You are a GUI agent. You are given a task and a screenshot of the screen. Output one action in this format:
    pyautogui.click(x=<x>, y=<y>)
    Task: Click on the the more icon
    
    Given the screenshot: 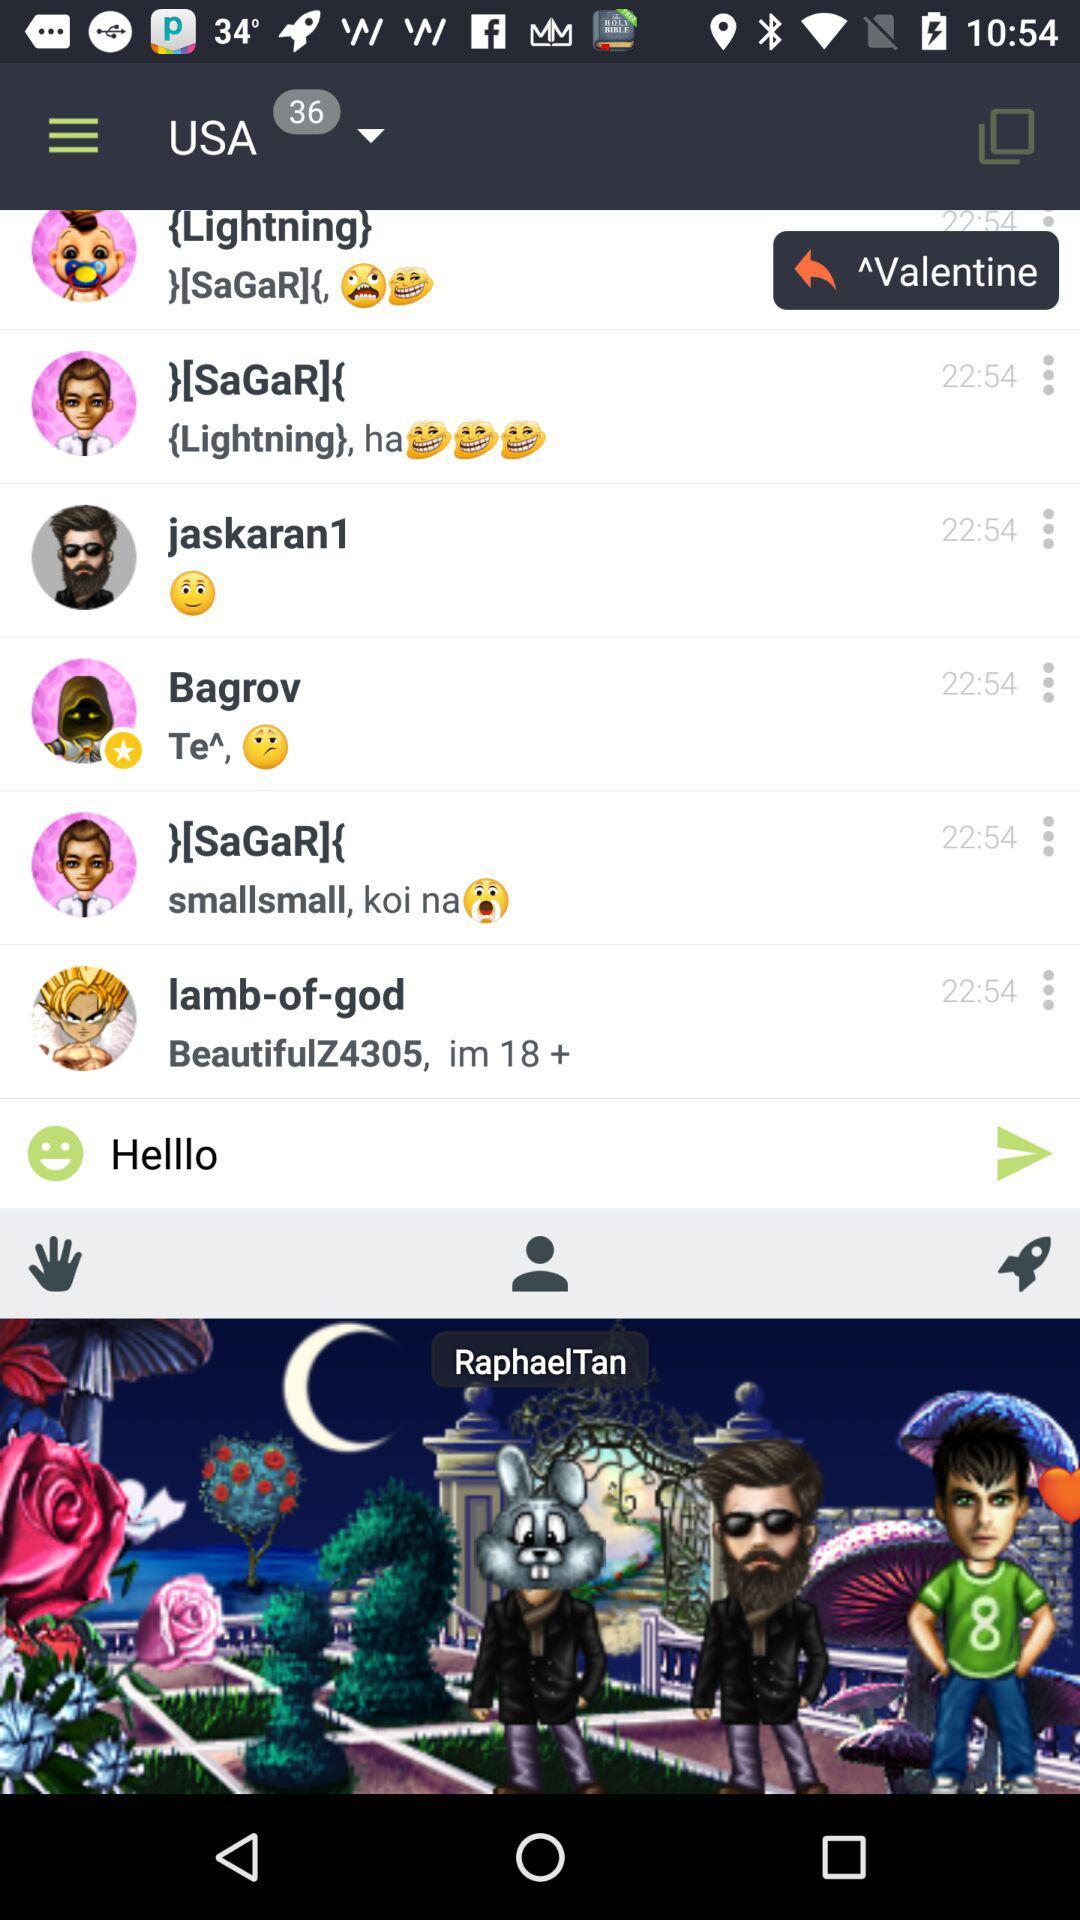 What is the action you would take?
    pyautogui.click(x=1047, y=989)
    